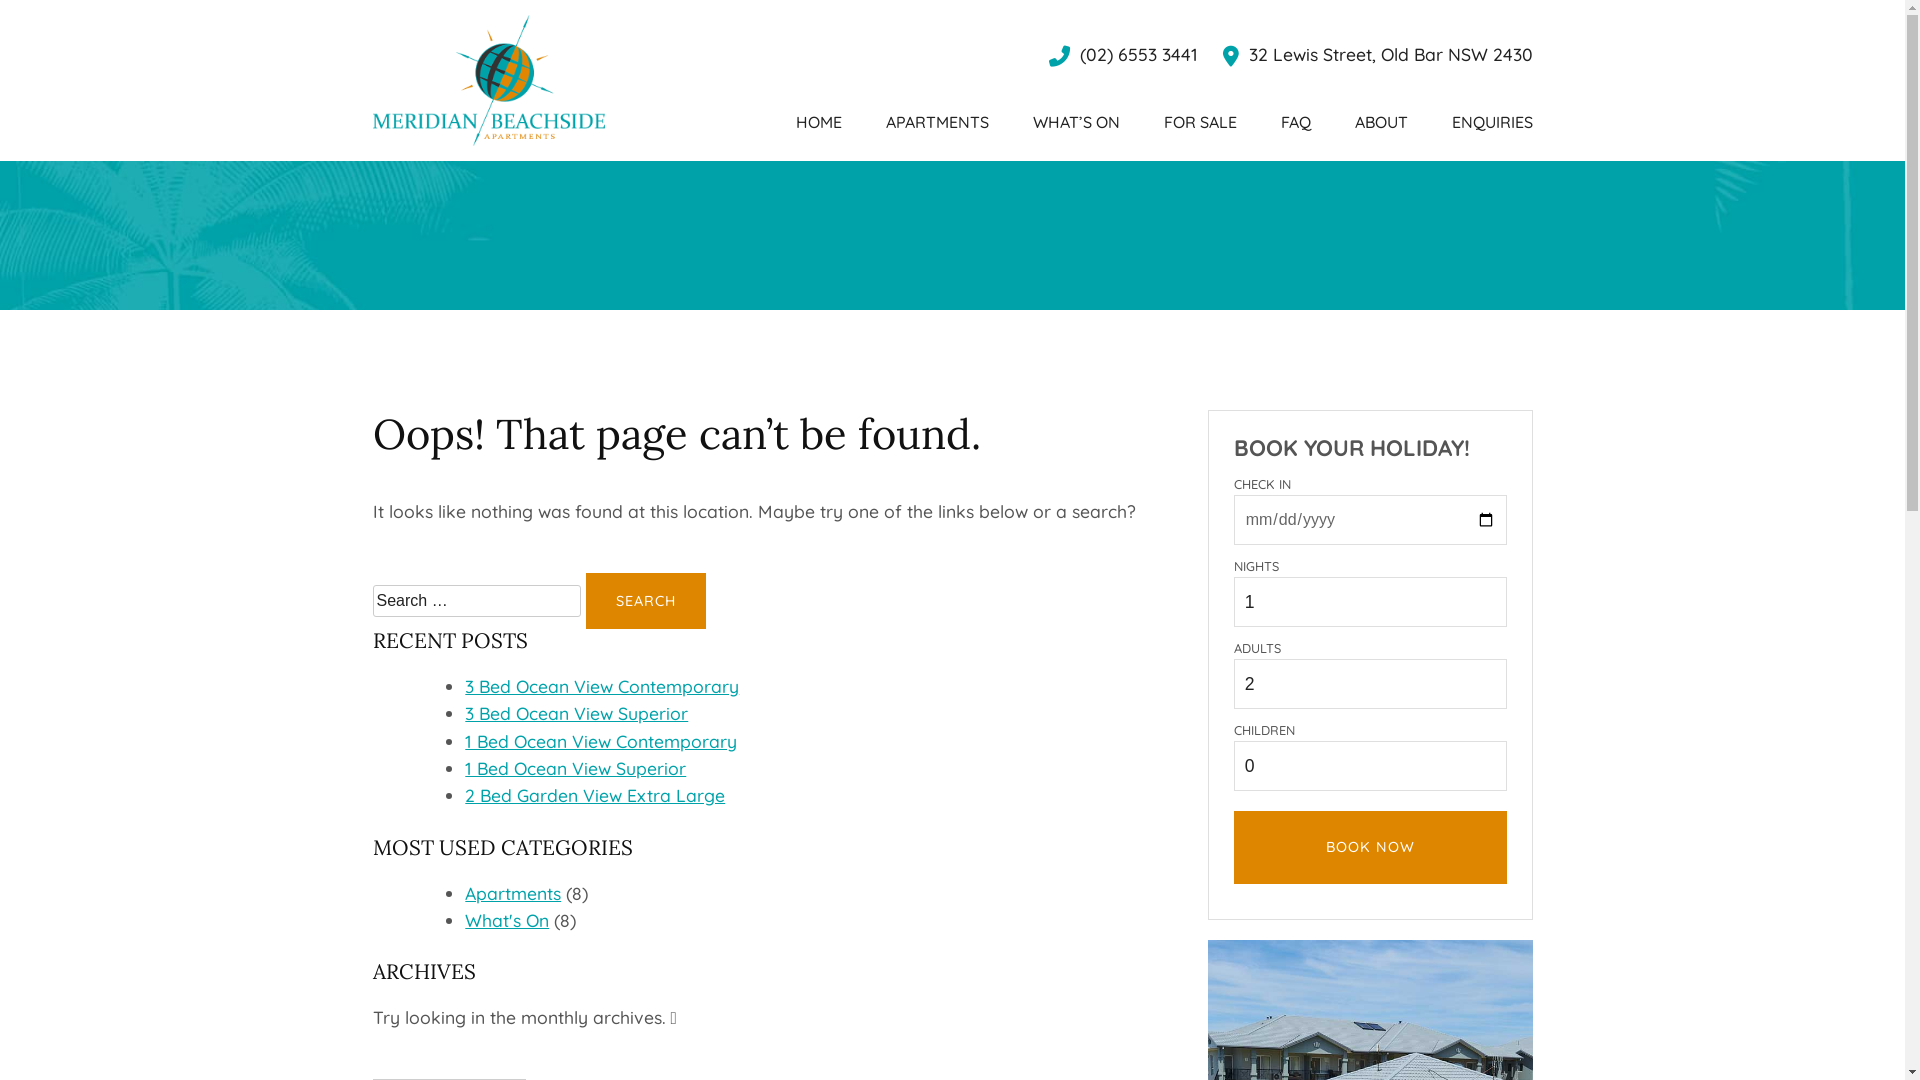 The height and width of the screenshot is (1080, 1920). What do you see at coordinates (1280, 122) in the screenshot?
I see `'FAQ'` at bounding box center [1280, 122].